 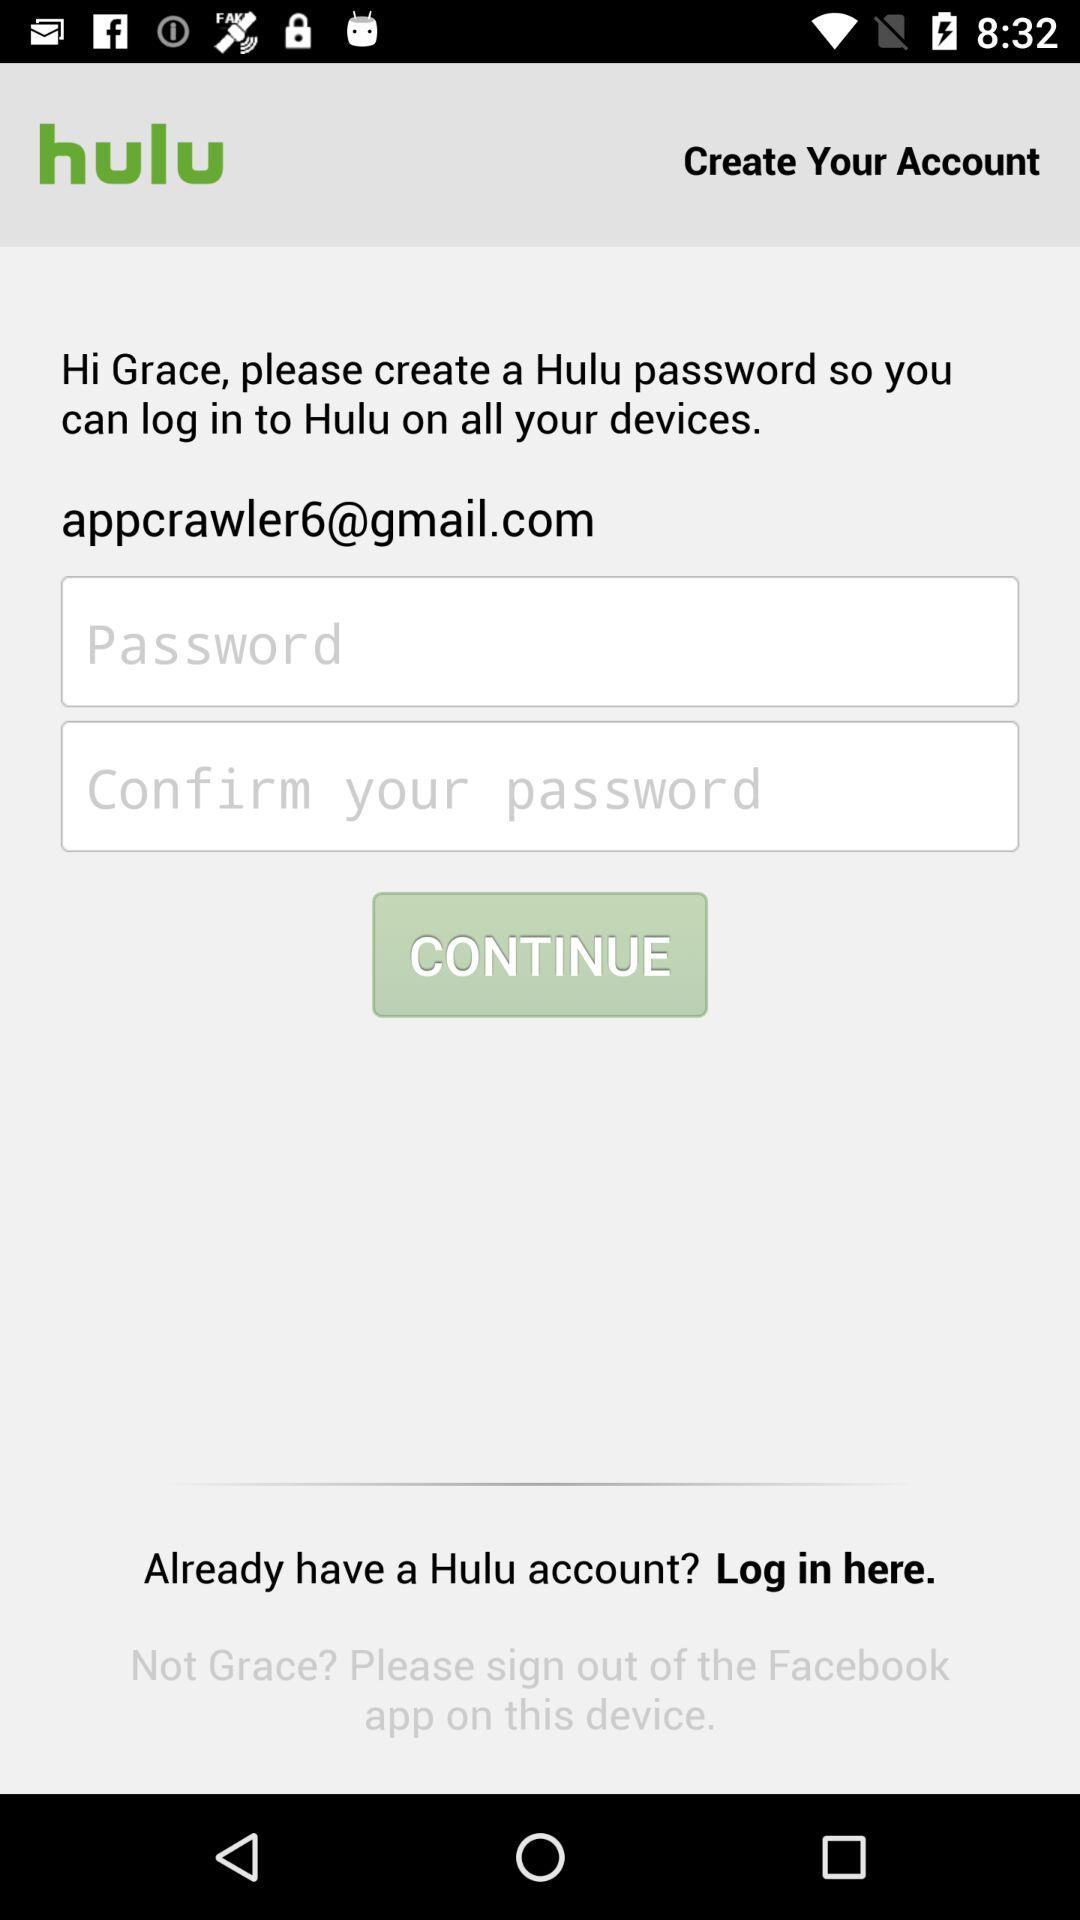 I want to click on the continue, so click(x=540, y=953).